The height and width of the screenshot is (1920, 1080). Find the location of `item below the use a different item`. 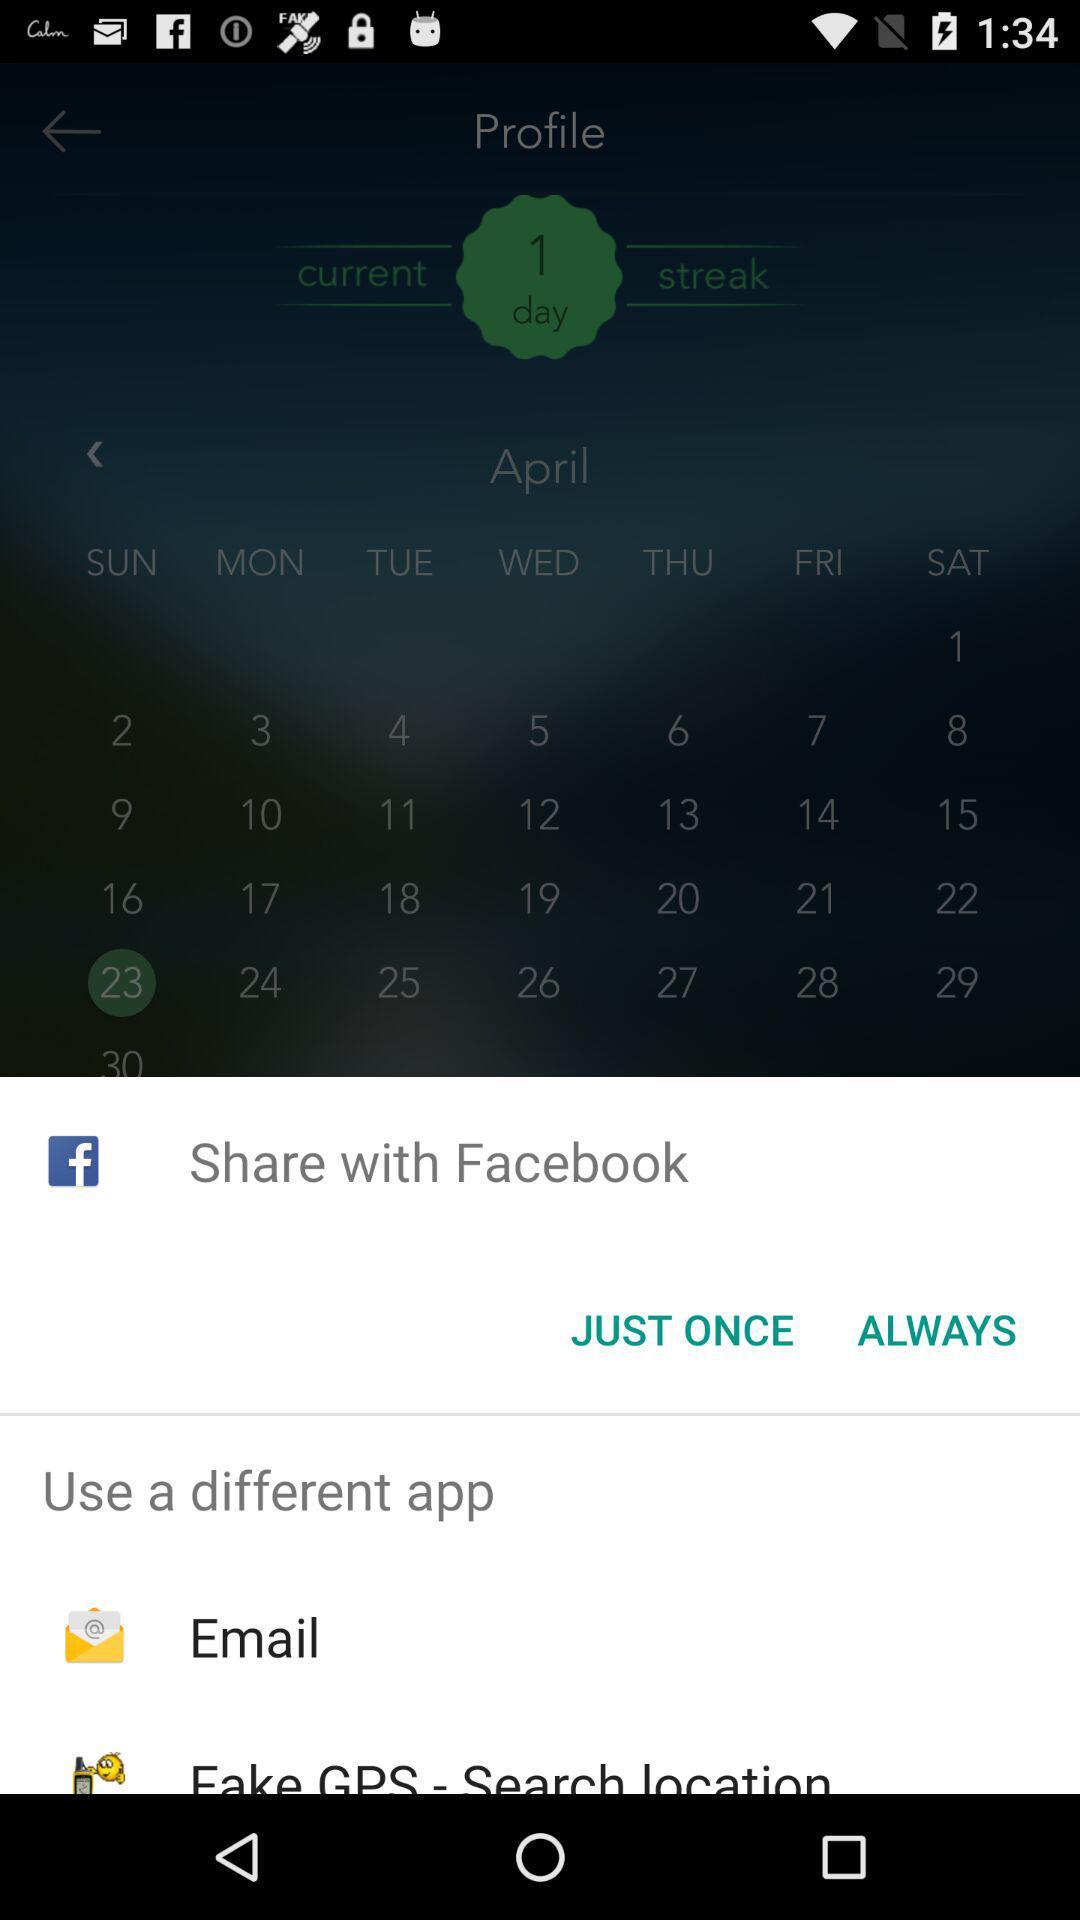

item below the use a different item is located at coordinates (253, 1636).